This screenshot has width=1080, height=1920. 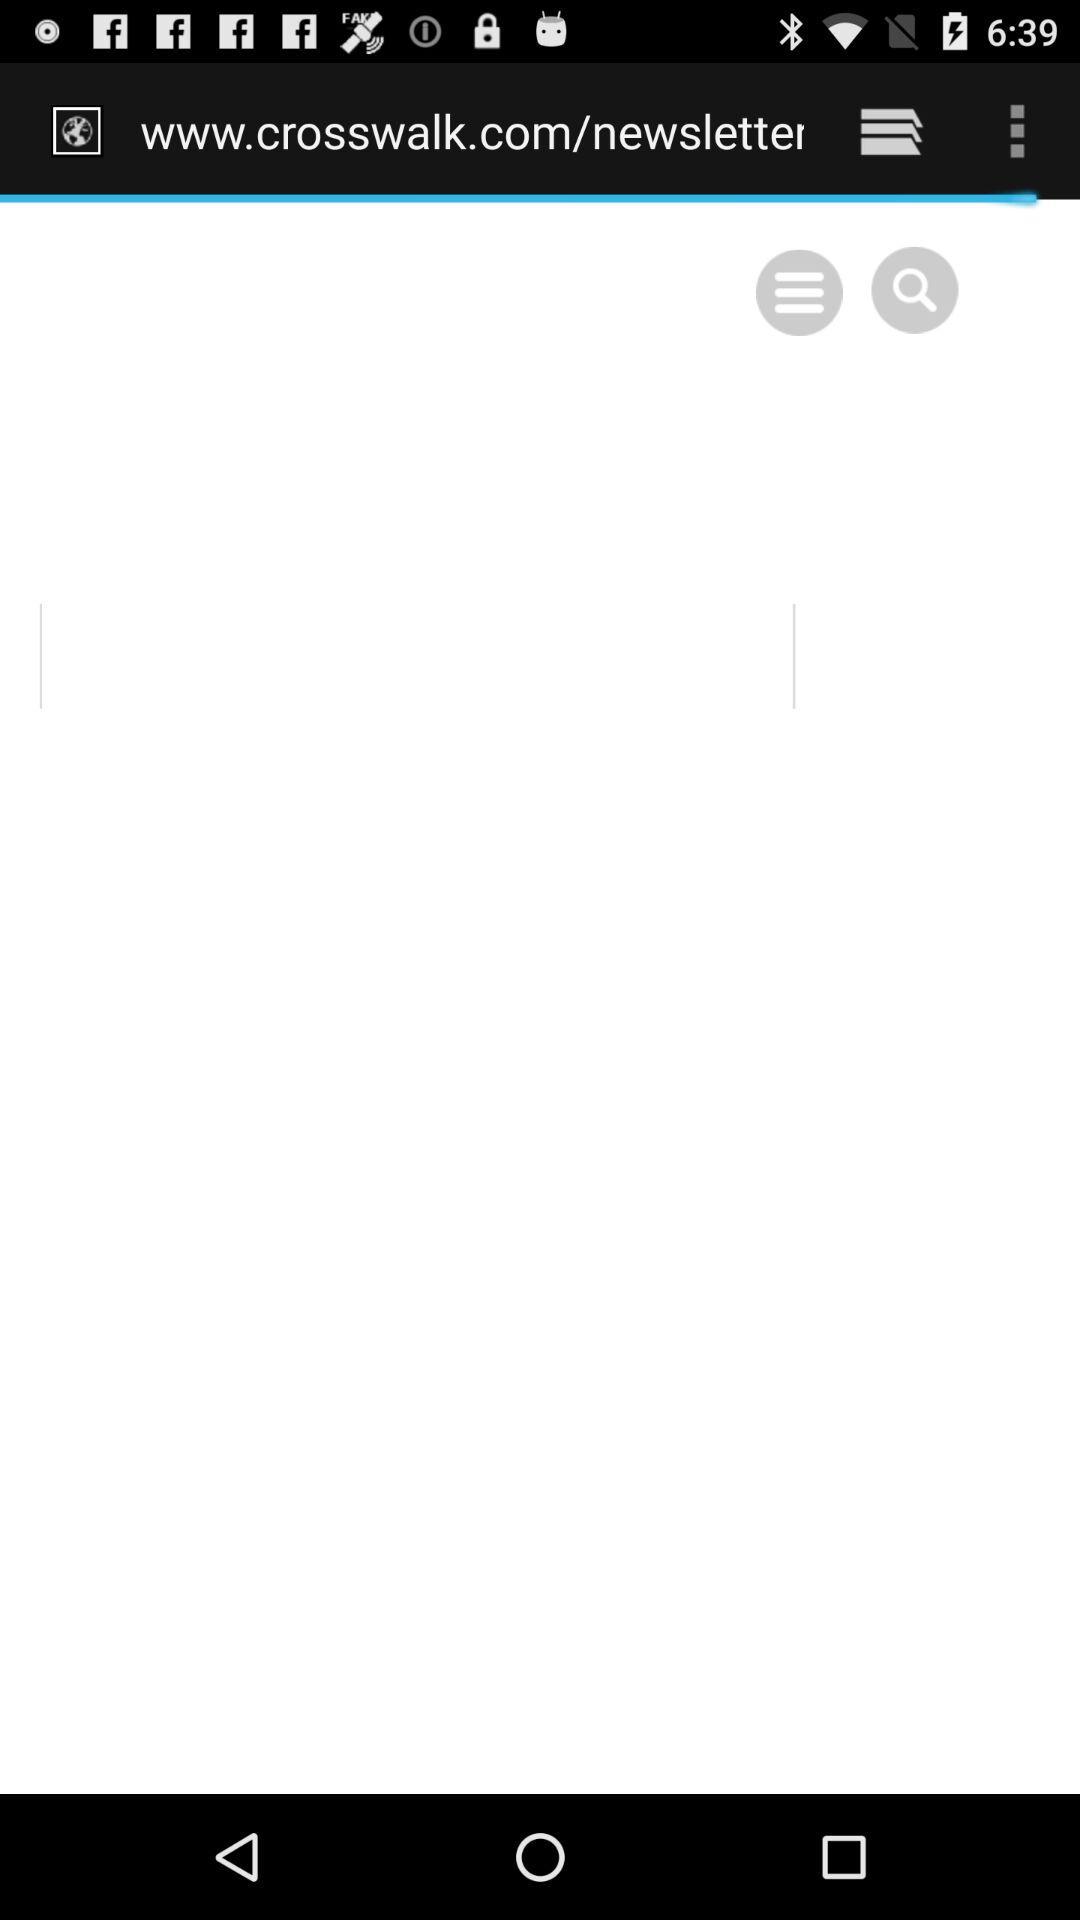 I want to click on the item below the www crosswalk com item, so click(x=540, y=996).